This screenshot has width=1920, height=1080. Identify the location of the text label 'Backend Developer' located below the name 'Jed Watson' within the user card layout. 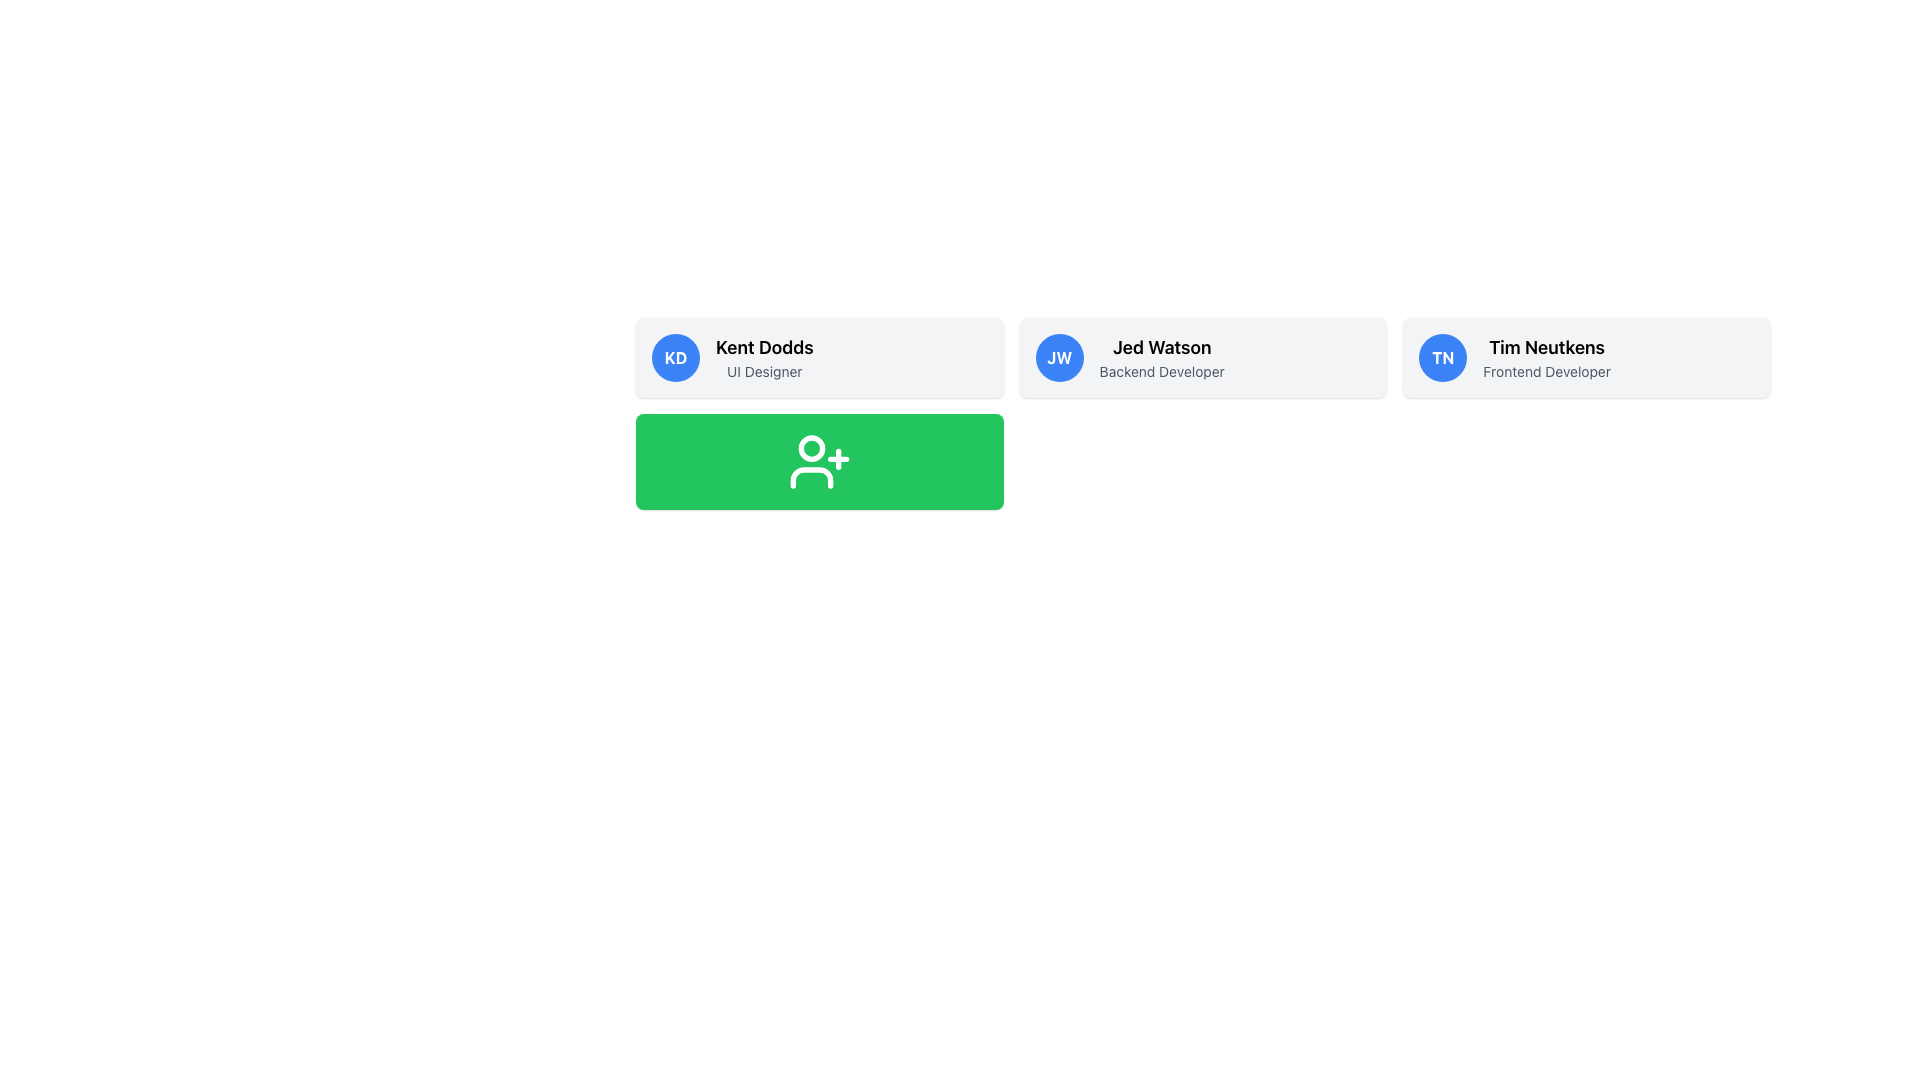
(1162, 371).